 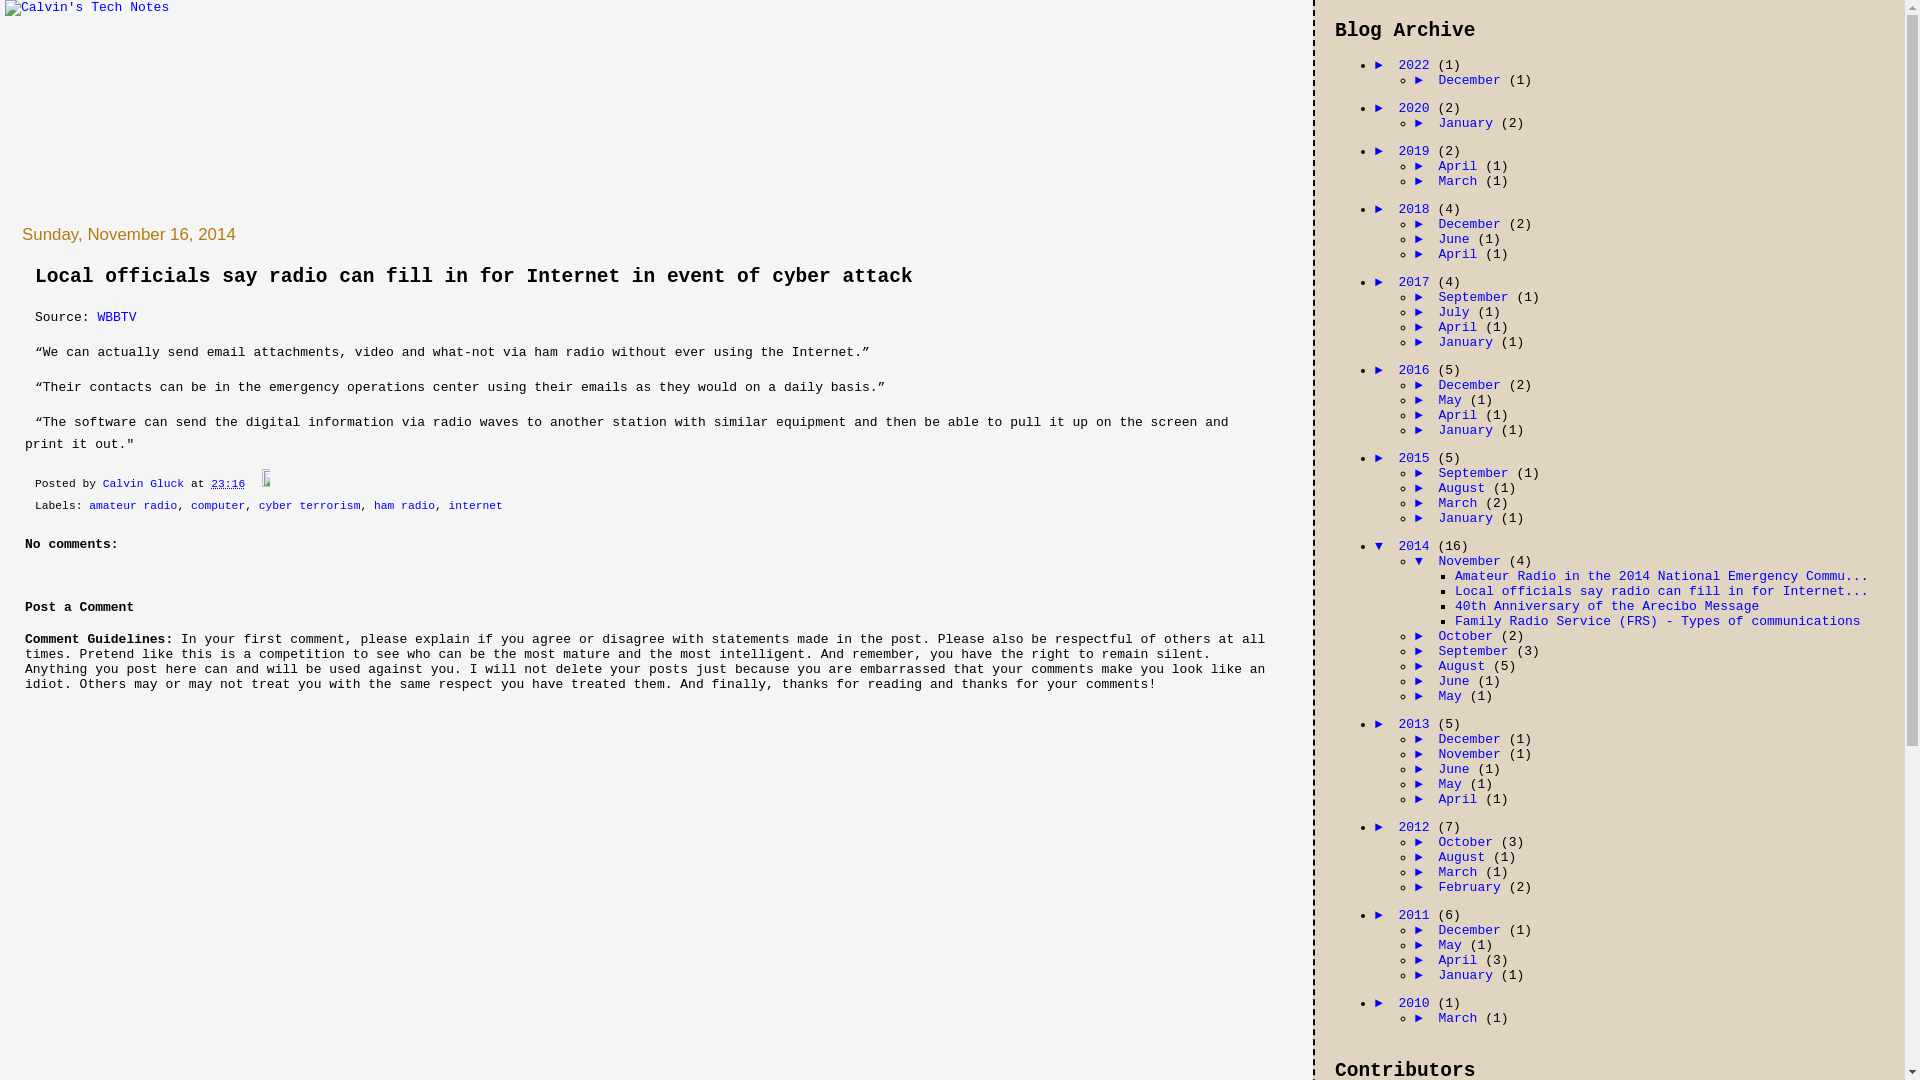 I want to click on 'computer', so click(x=217, y=504).